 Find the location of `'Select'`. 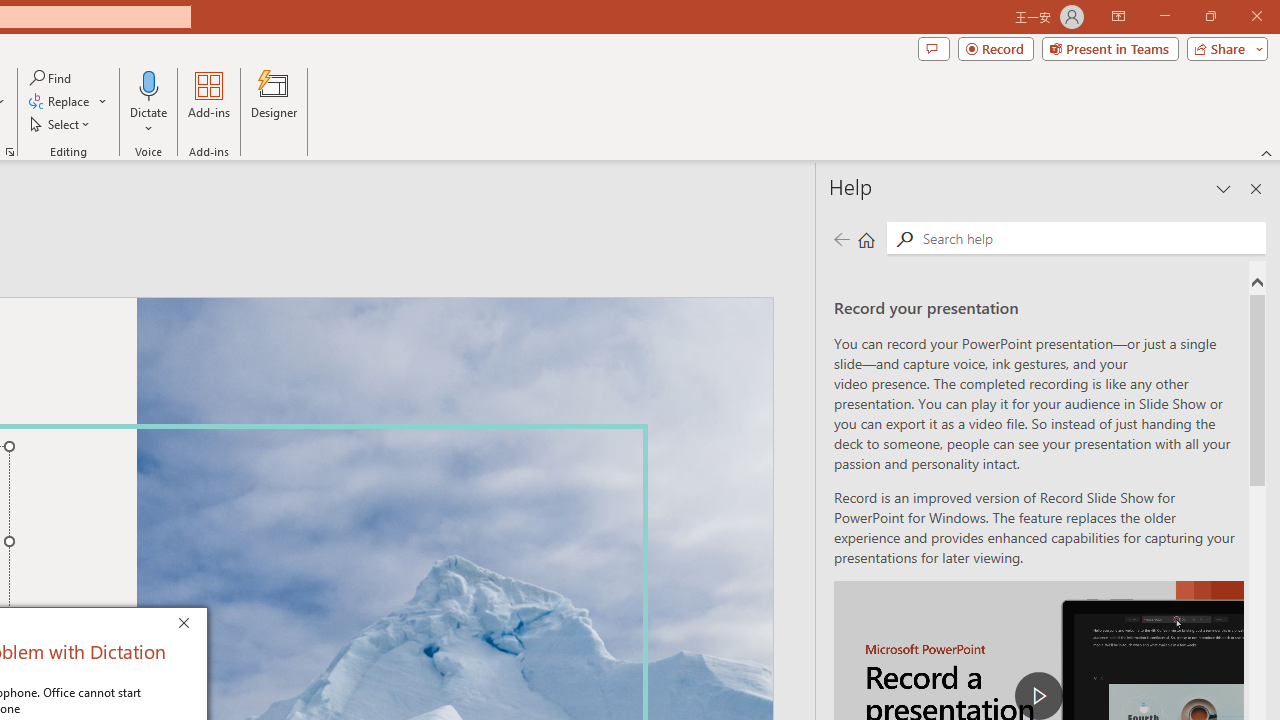

'Select' is located at coordinates (61, 124).